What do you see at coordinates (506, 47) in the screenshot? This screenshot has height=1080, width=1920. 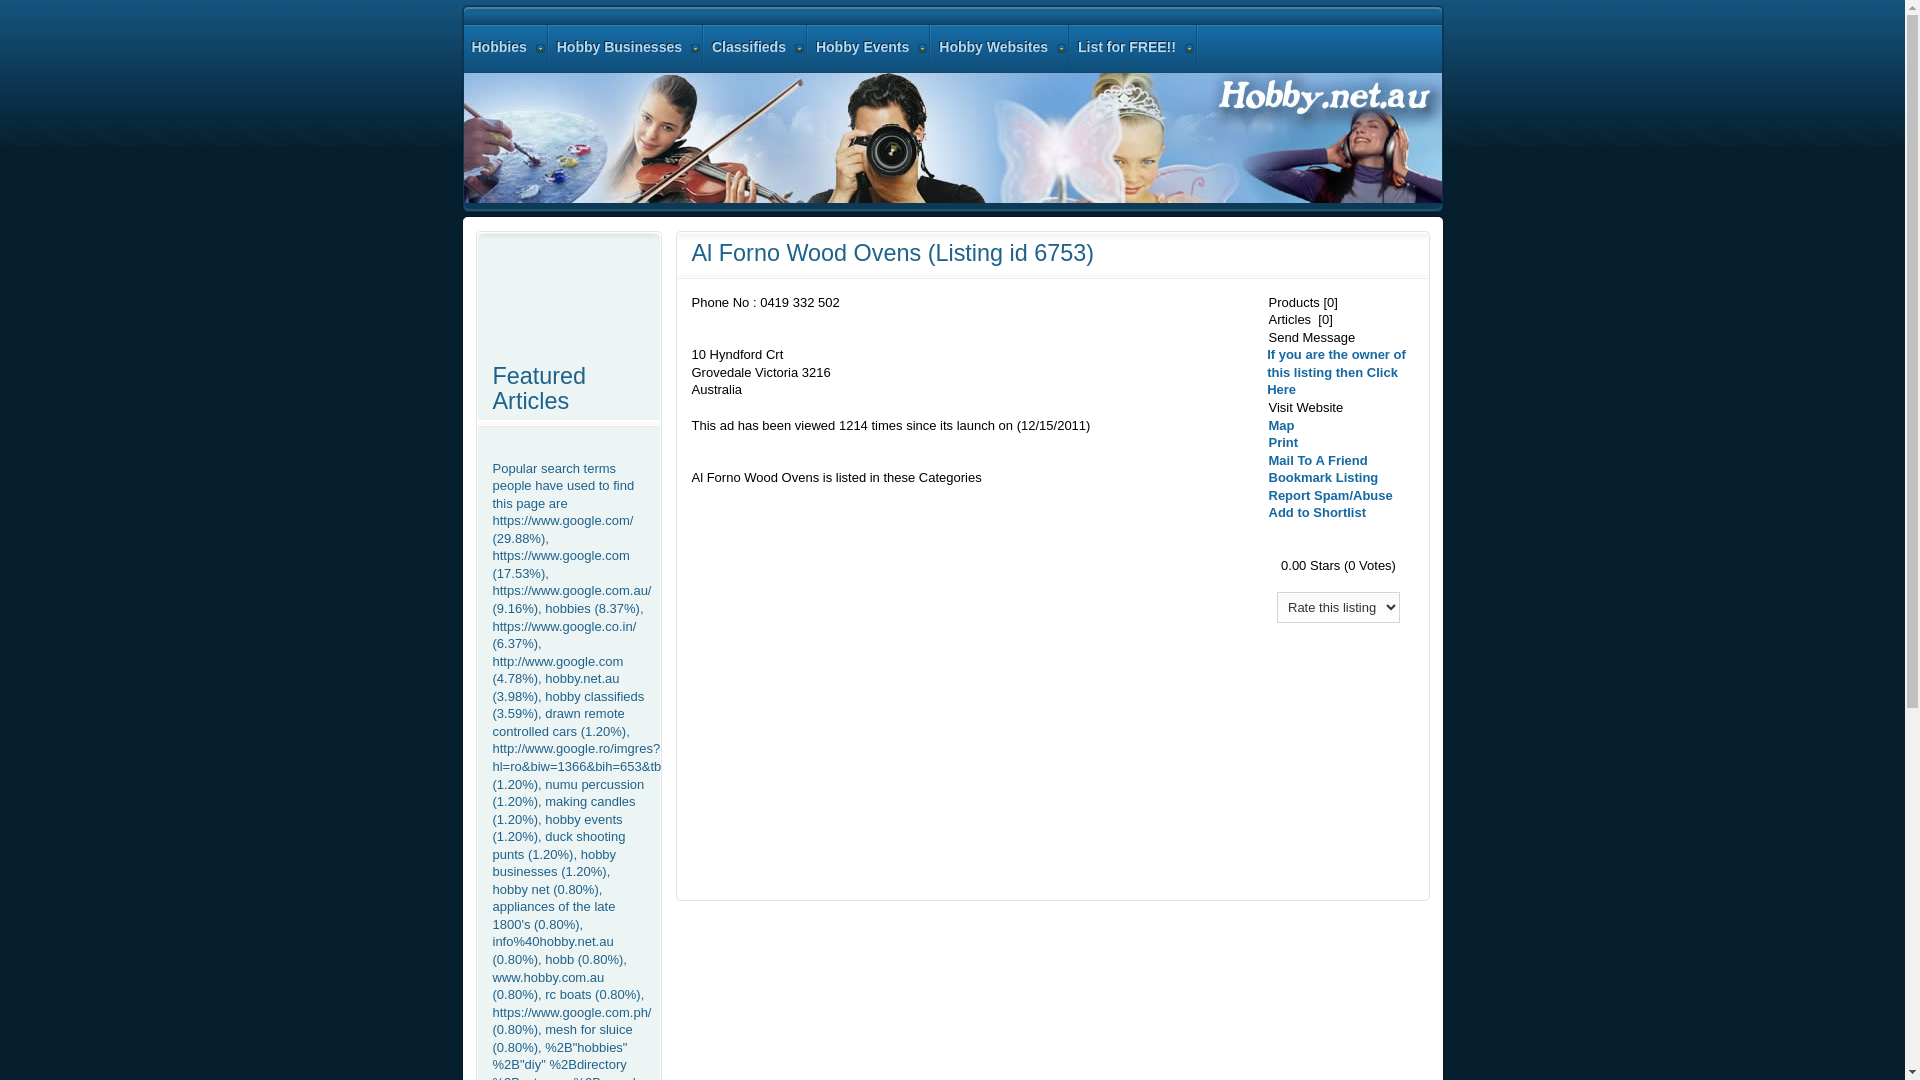 I see `'Hobbies'` at bounding box center [506, 47].